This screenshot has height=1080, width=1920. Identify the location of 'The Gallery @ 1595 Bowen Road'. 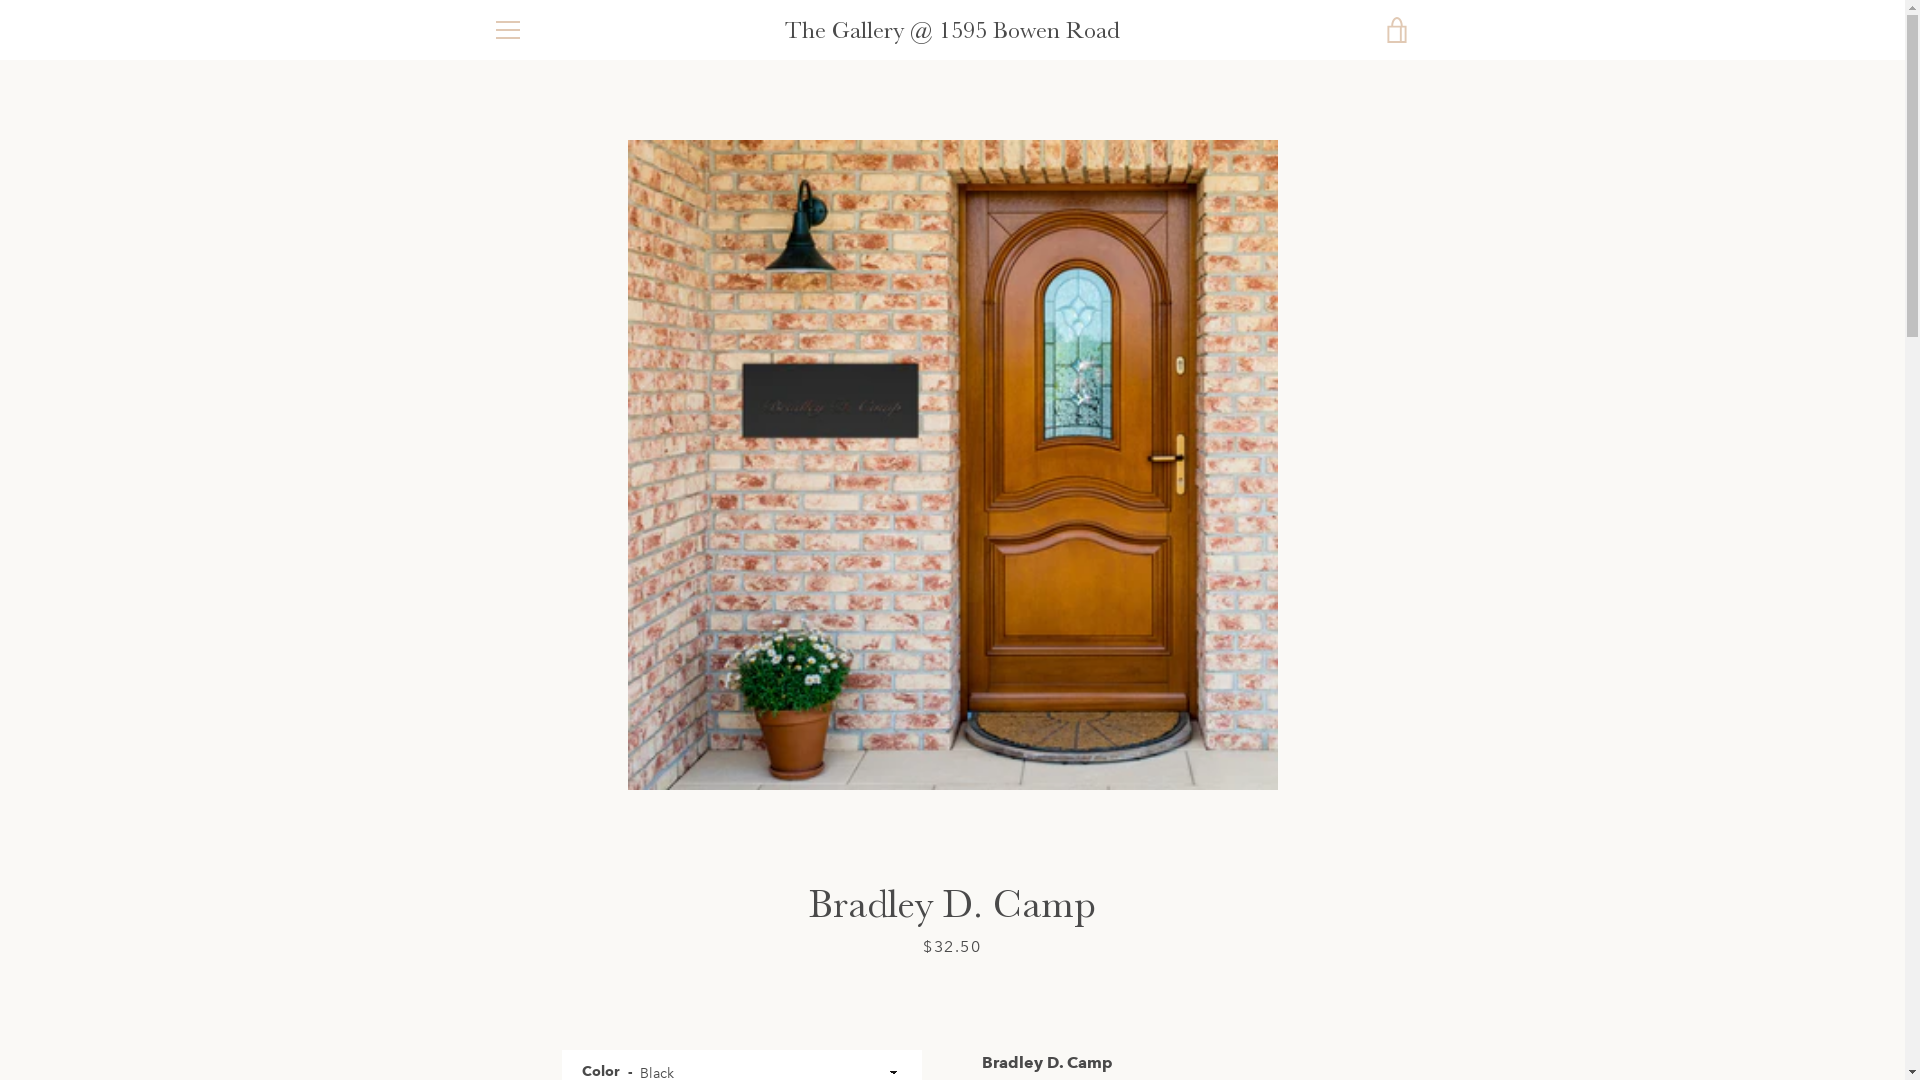
(951, 30).